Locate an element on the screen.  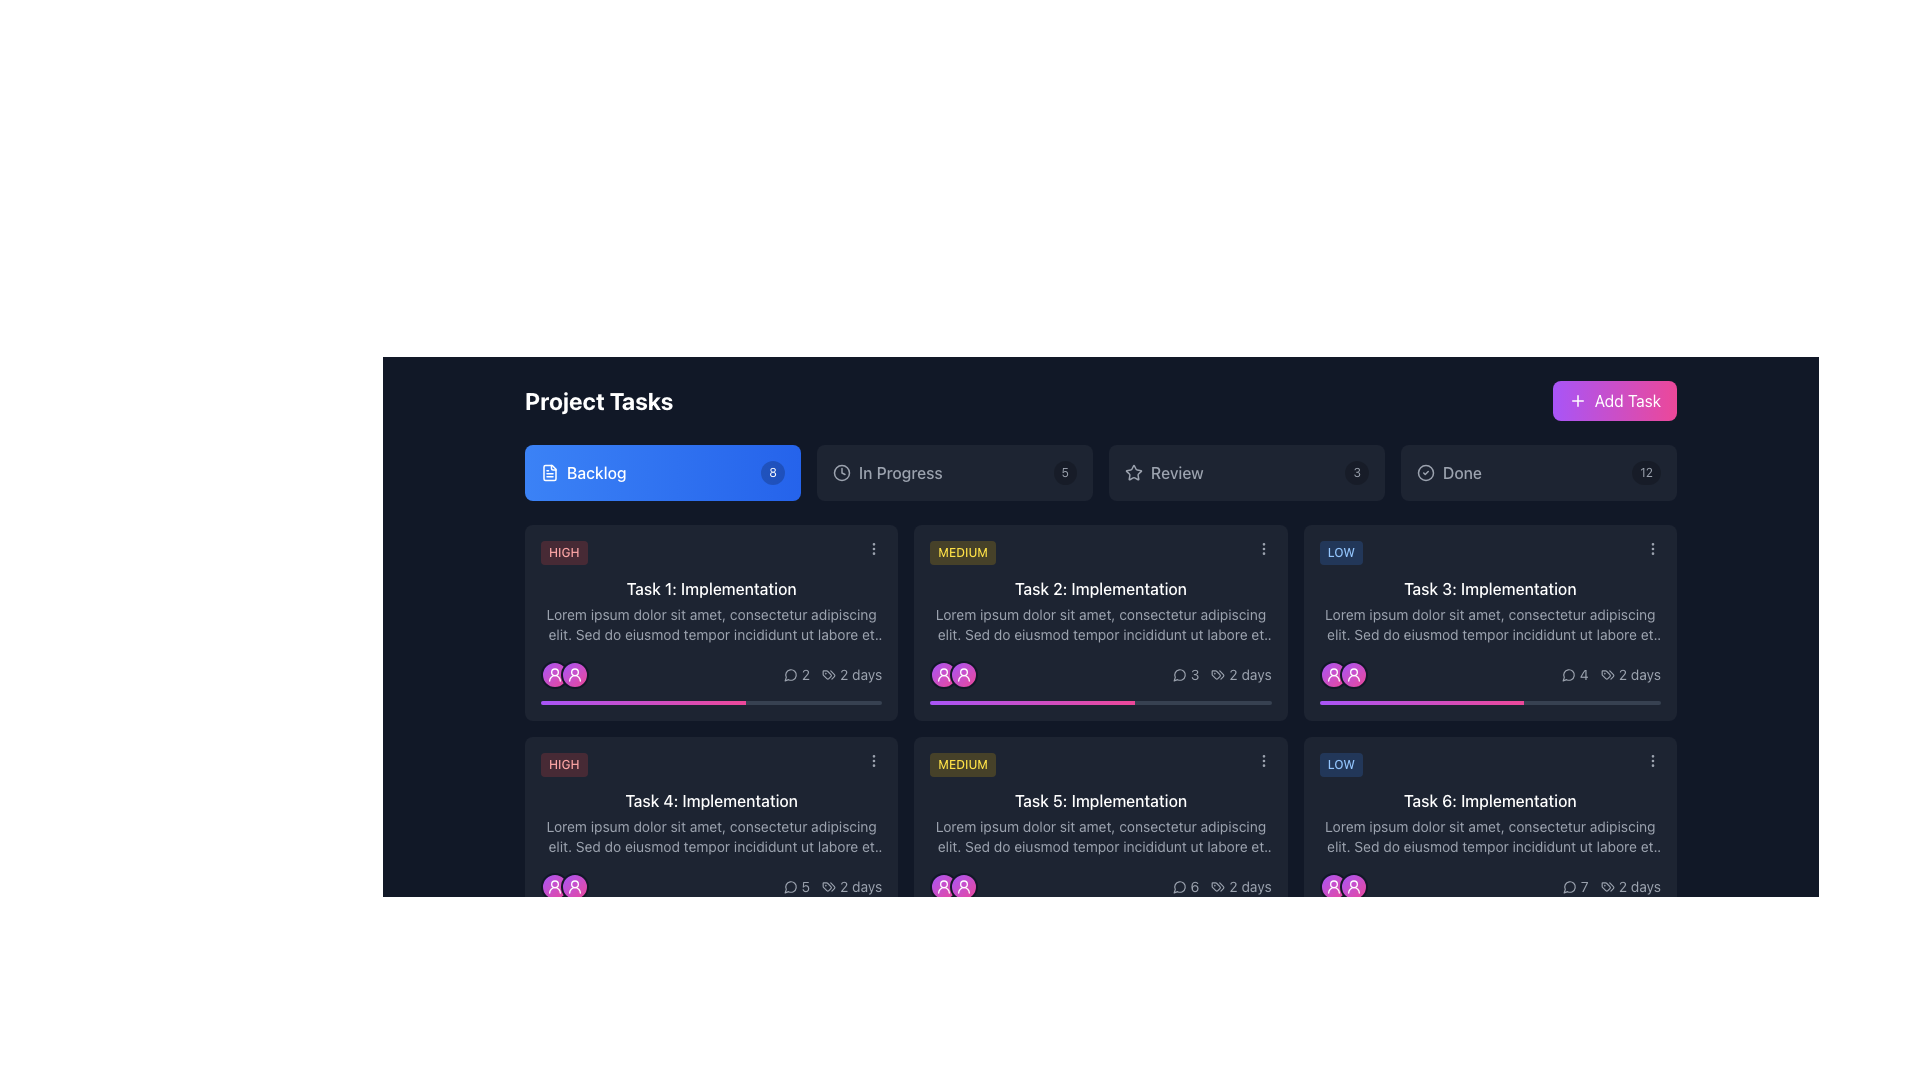
the informational text cluster at the bottom of the 'Task 4: Implementation' card, which provides details such as time remaining and number of comments is located at coordinates (711, 886).